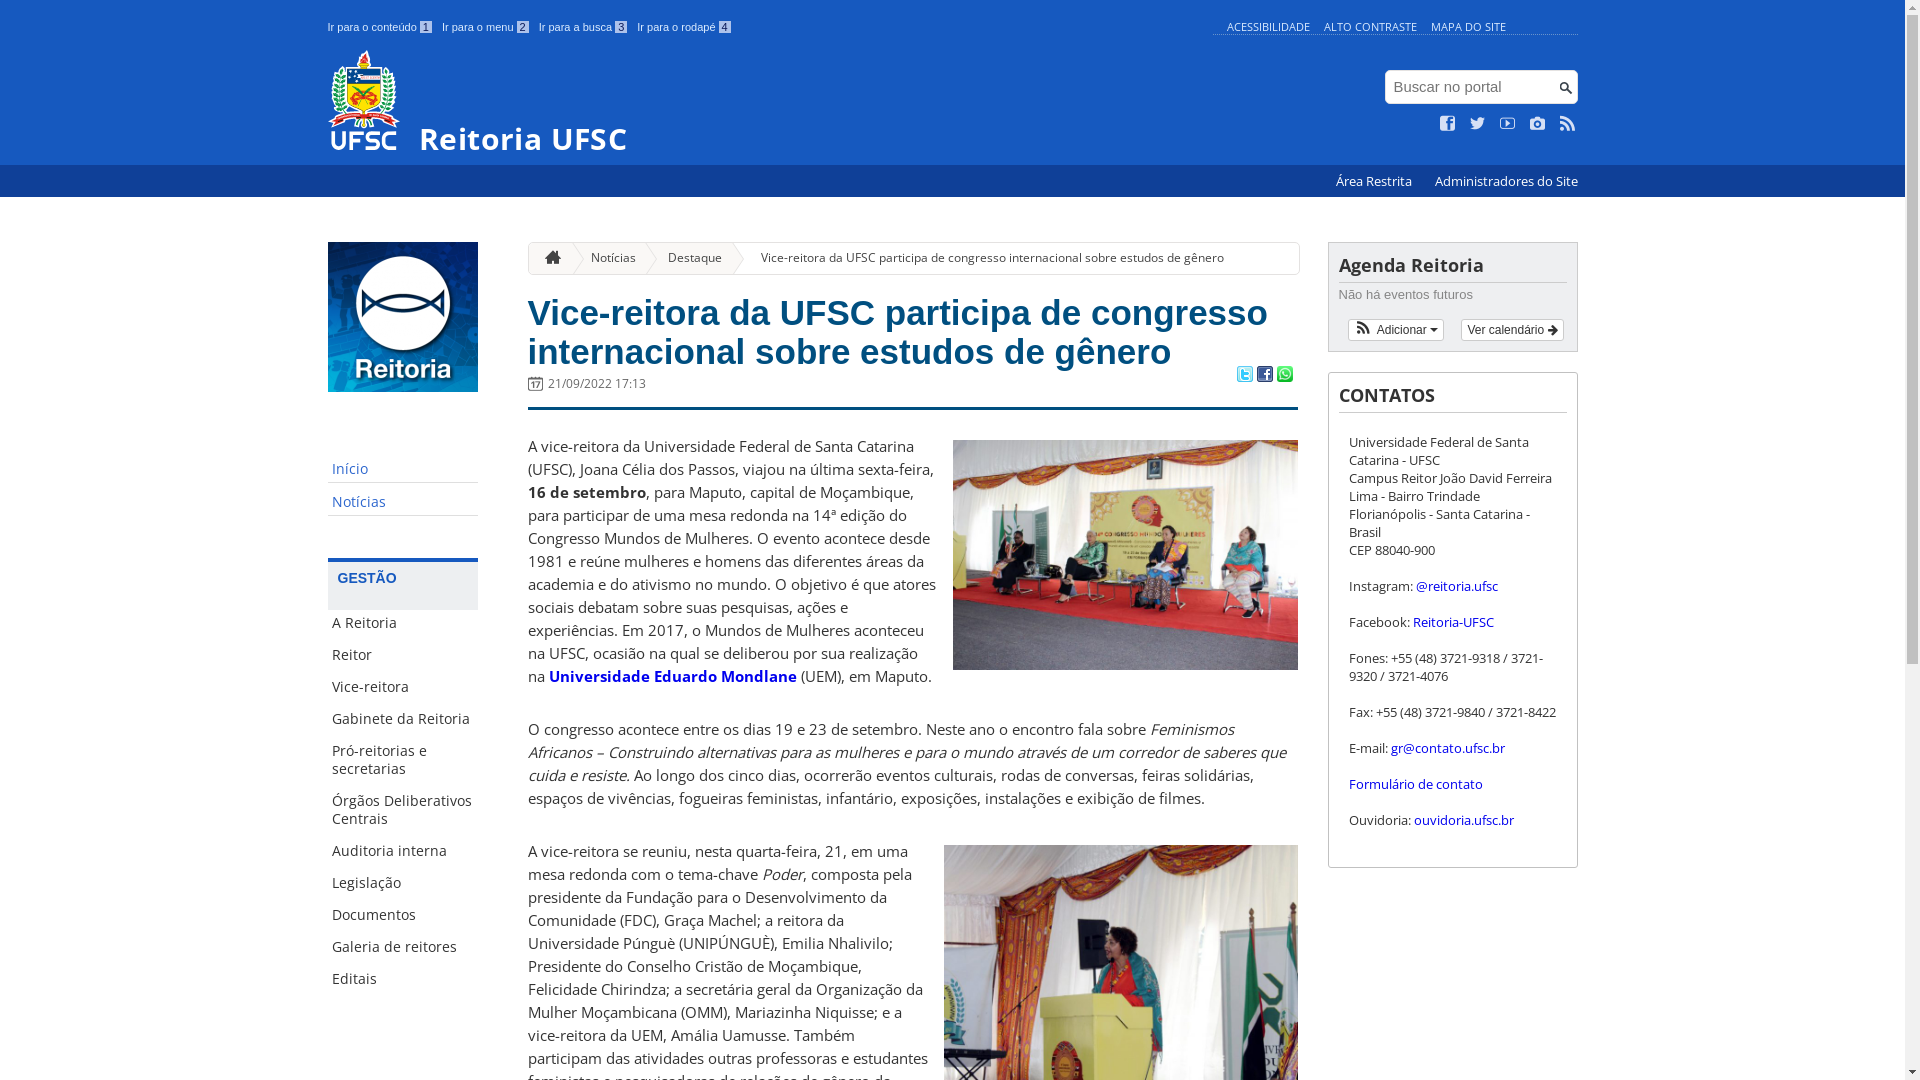 The width and height of the screenshot is (1920, 1080). I want to click on '@reitoria.ufsc', so click(1415, 585).